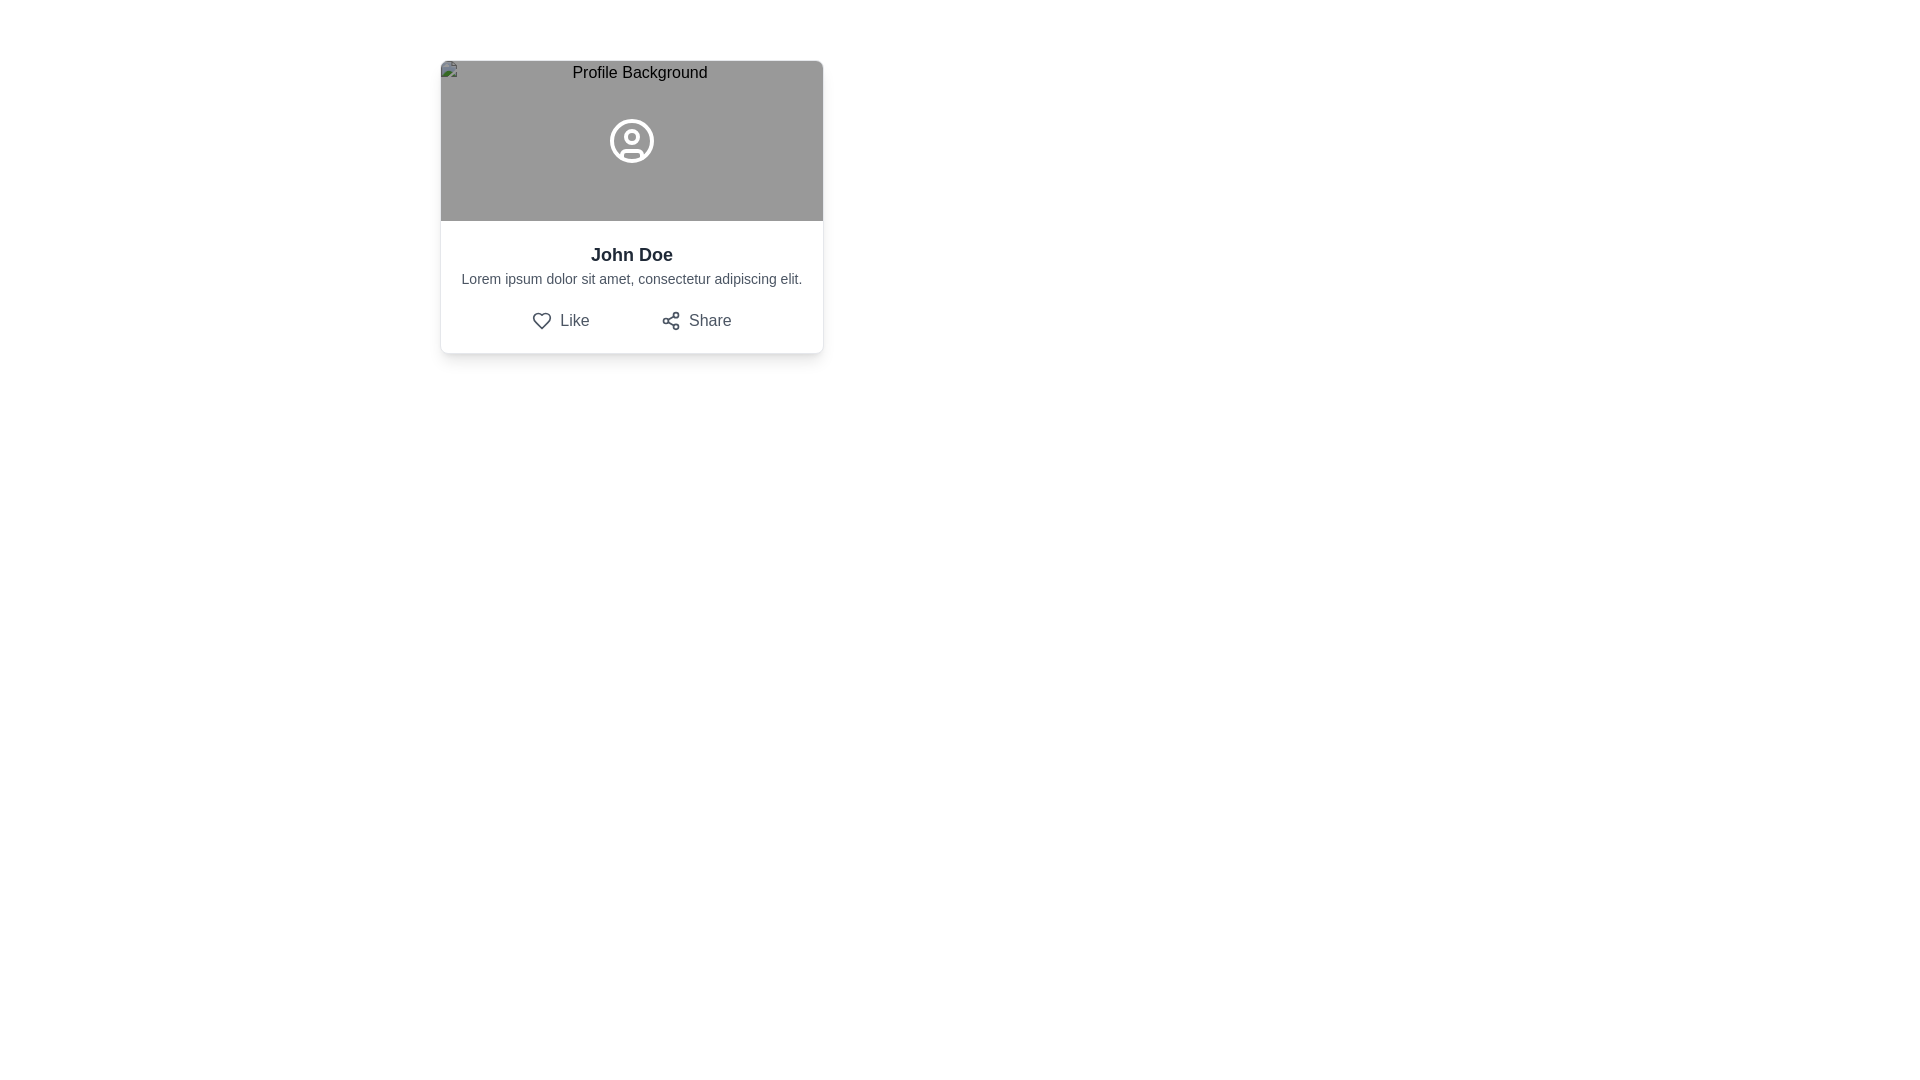  I want to click on the heart icon that signifies a 'Like' action, which is positioned to the left of the 'Like' text in a horizontal row, so click(542, 319).